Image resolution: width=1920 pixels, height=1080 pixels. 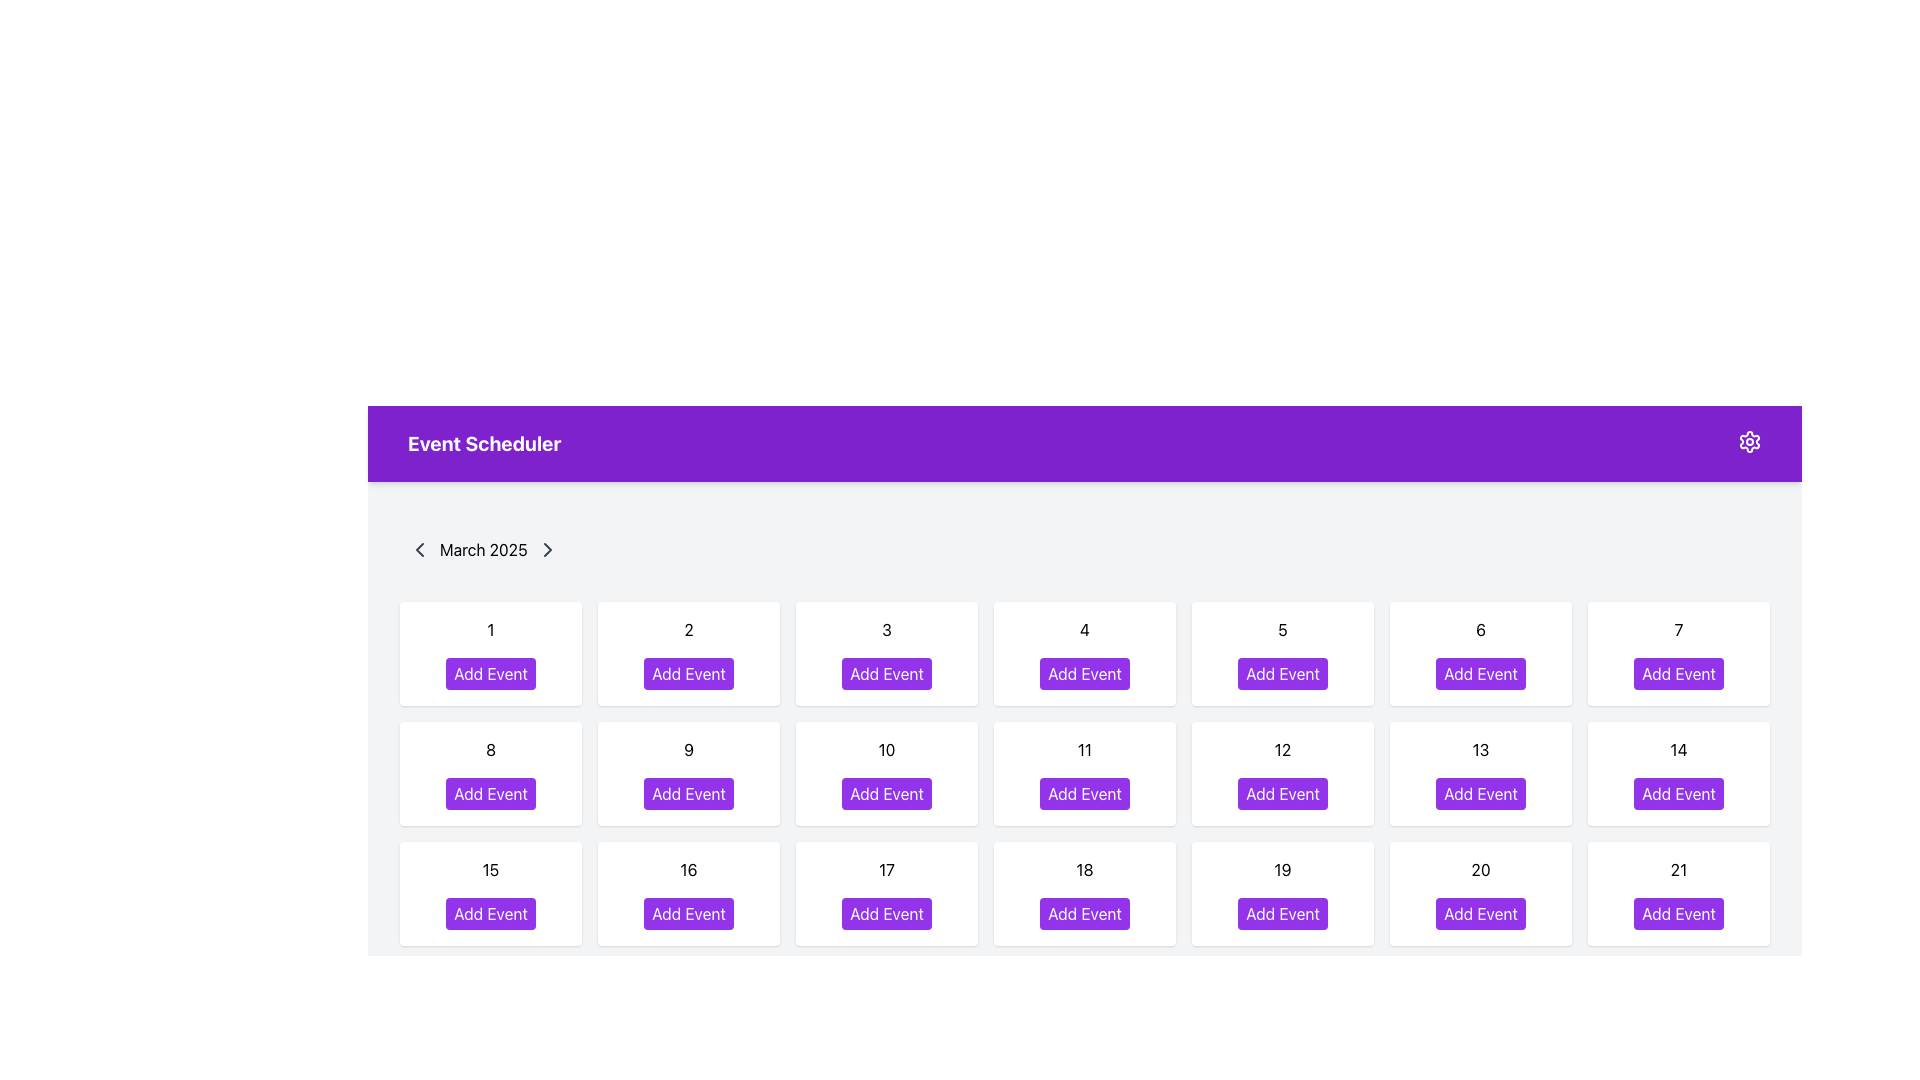 I want to click on the 'Add Event' button on the Calendar day card representing the 15th day, located in the third row, first column of the grid, so click(x=490, y=893).